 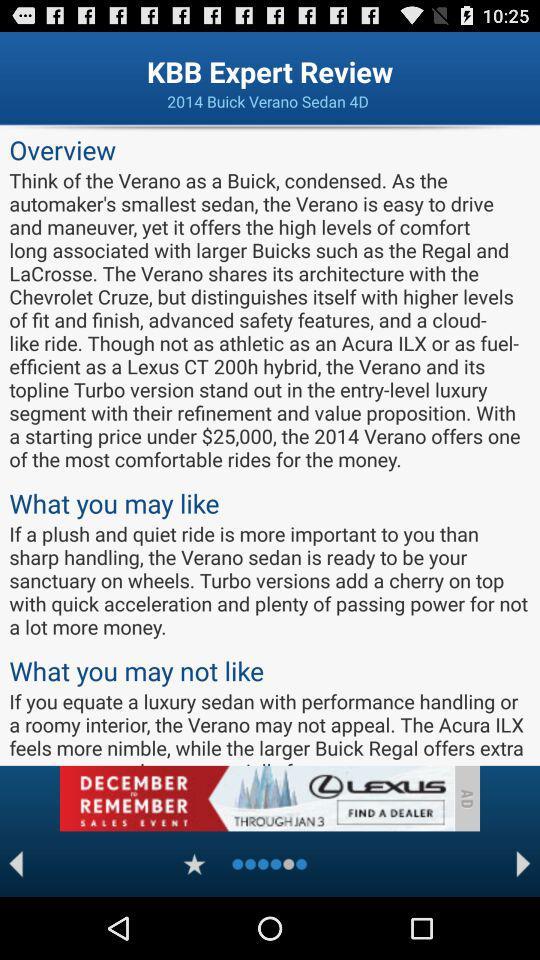 What do you see at coordinates (15, 863) in the screenshot?
I see `go previous` at bounding box center [15, 863].